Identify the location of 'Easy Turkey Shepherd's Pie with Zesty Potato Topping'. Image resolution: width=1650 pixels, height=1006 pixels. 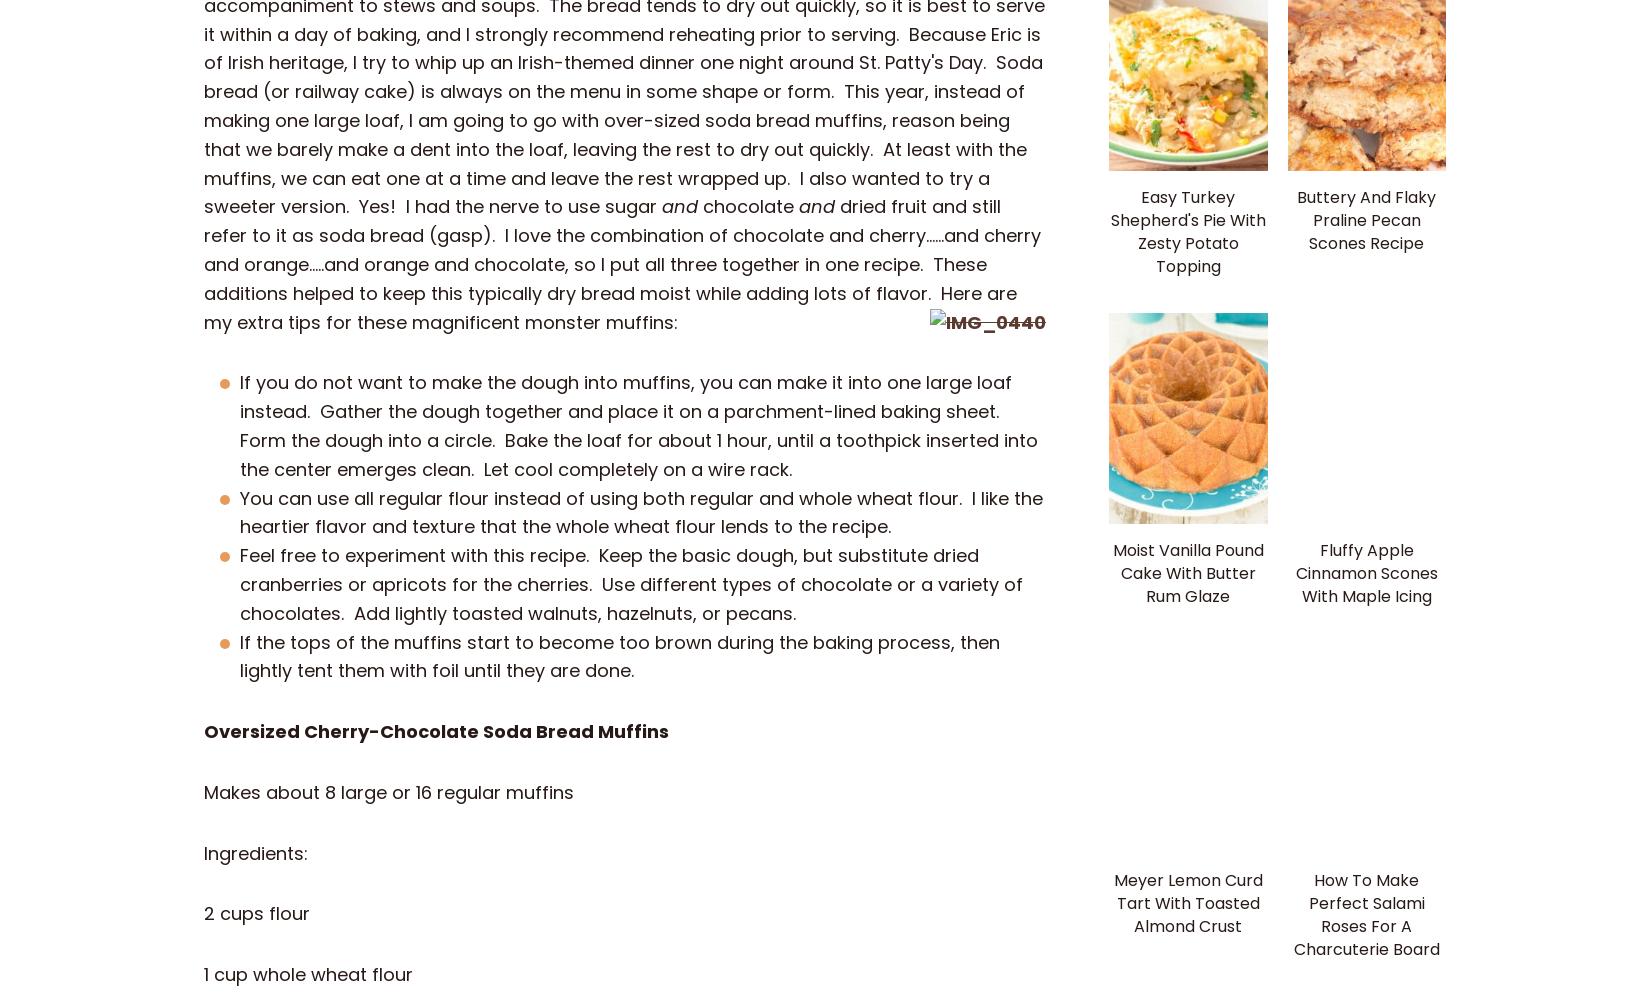
(1187, 230).